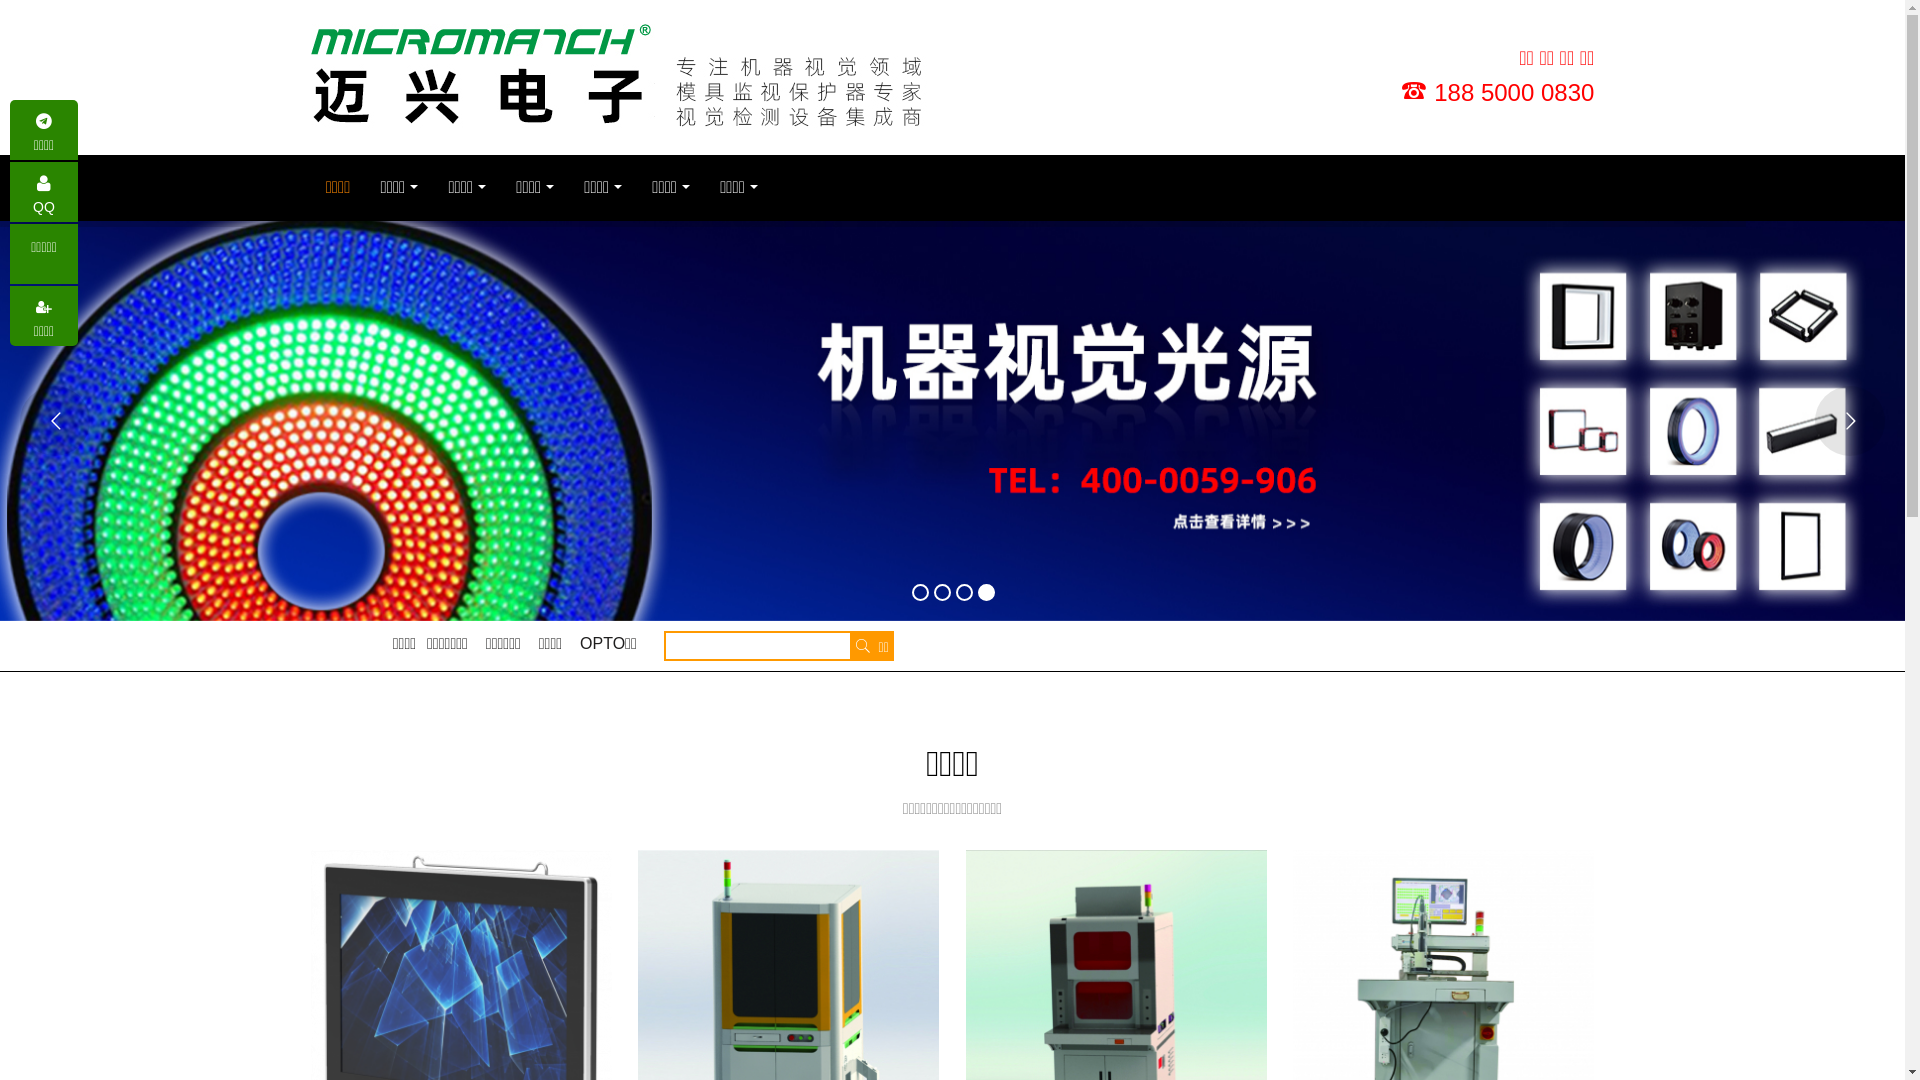  I want to click on 'QQ', so click(43, 192).